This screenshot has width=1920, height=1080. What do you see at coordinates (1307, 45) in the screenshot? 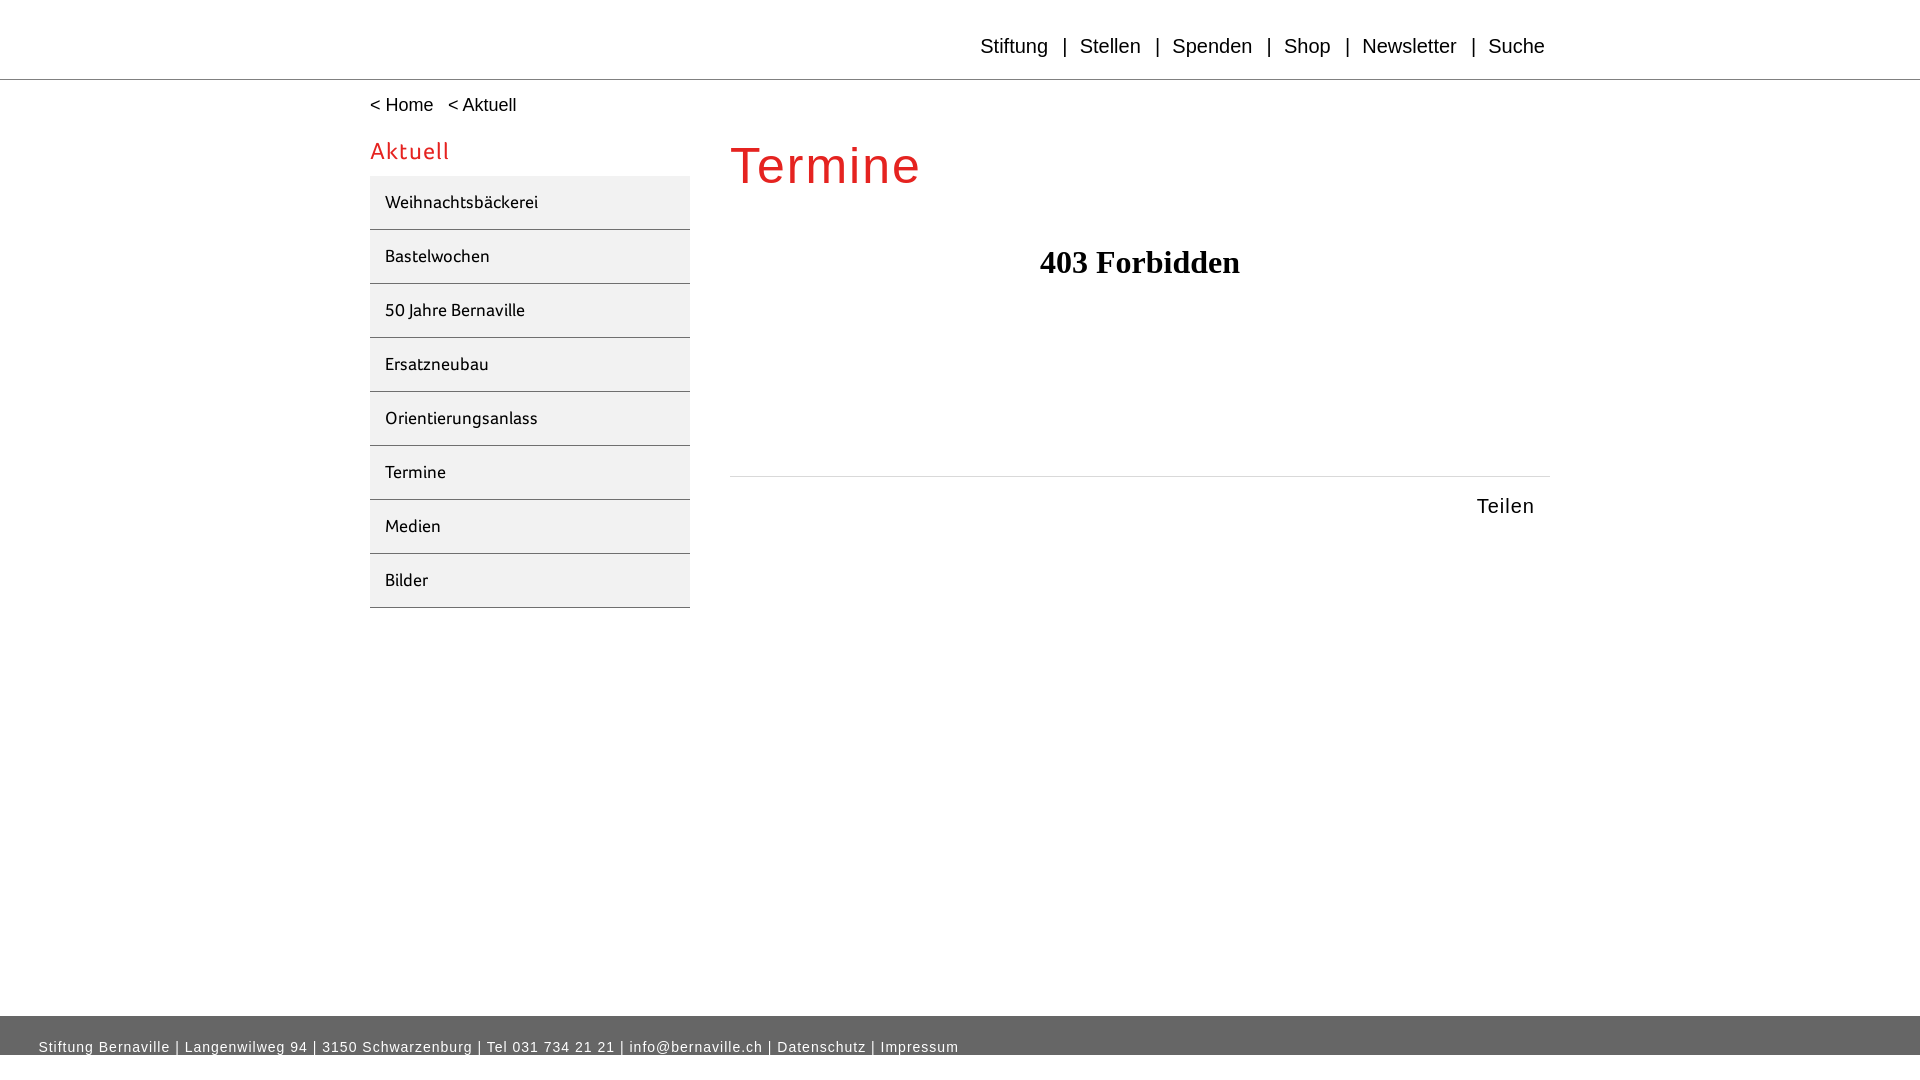
I see `'Shop'` at bounding box center [1307, 45].